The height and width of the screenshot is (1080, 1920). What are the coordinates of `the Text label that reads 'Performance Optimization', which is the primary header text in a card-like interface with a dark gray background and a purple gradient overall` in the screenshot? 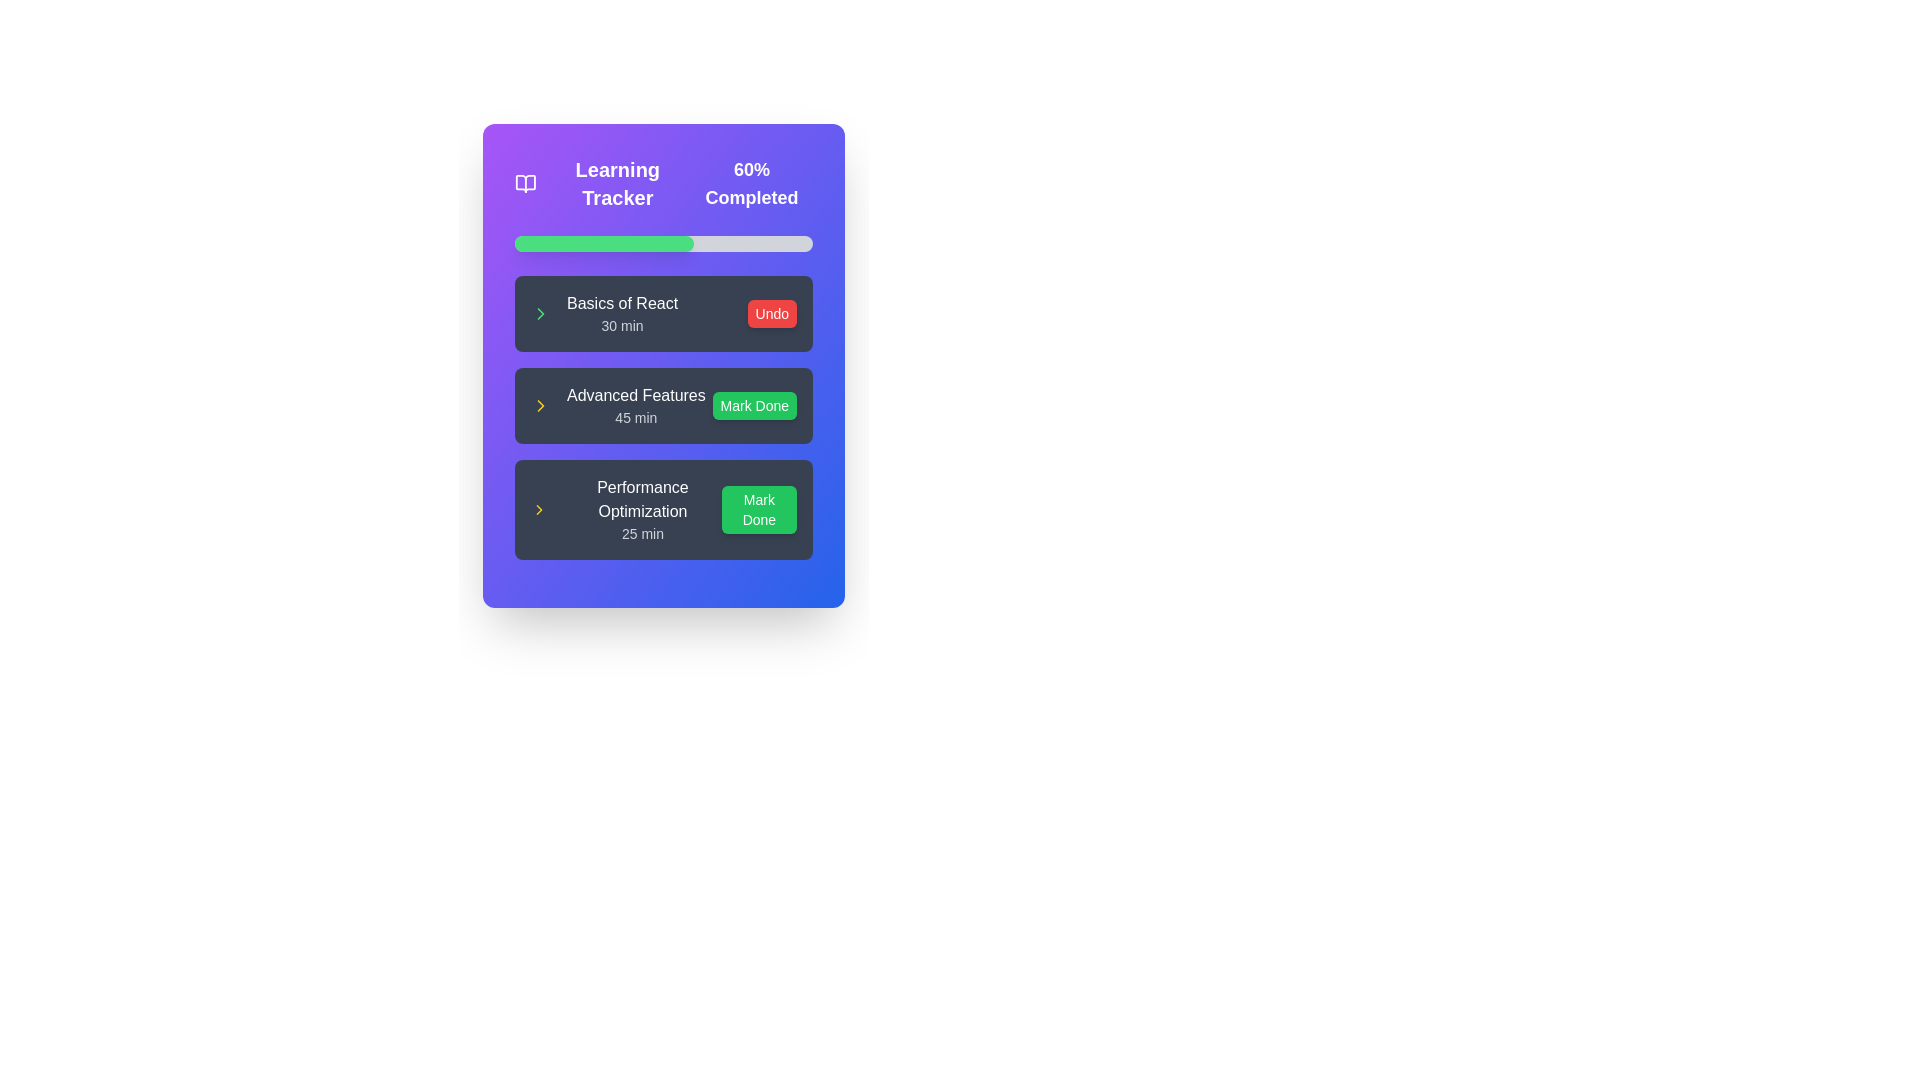 It's located at (643, 499).